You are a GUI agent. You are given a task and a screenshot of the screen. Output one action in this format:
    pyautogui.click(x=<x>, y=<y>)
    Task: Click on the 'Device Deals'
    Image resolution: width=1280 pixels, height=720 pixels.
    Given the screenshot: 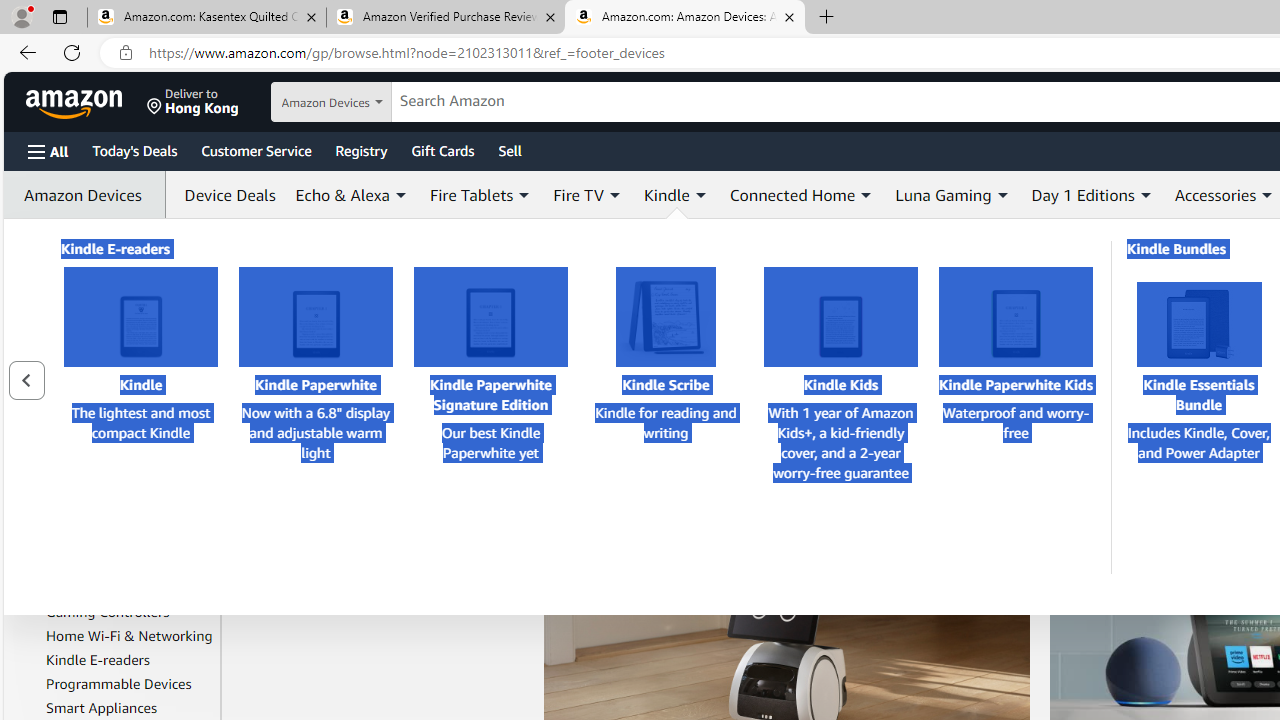 What is the action you would take?
    pyautogui.click(x=225, y=195)
    